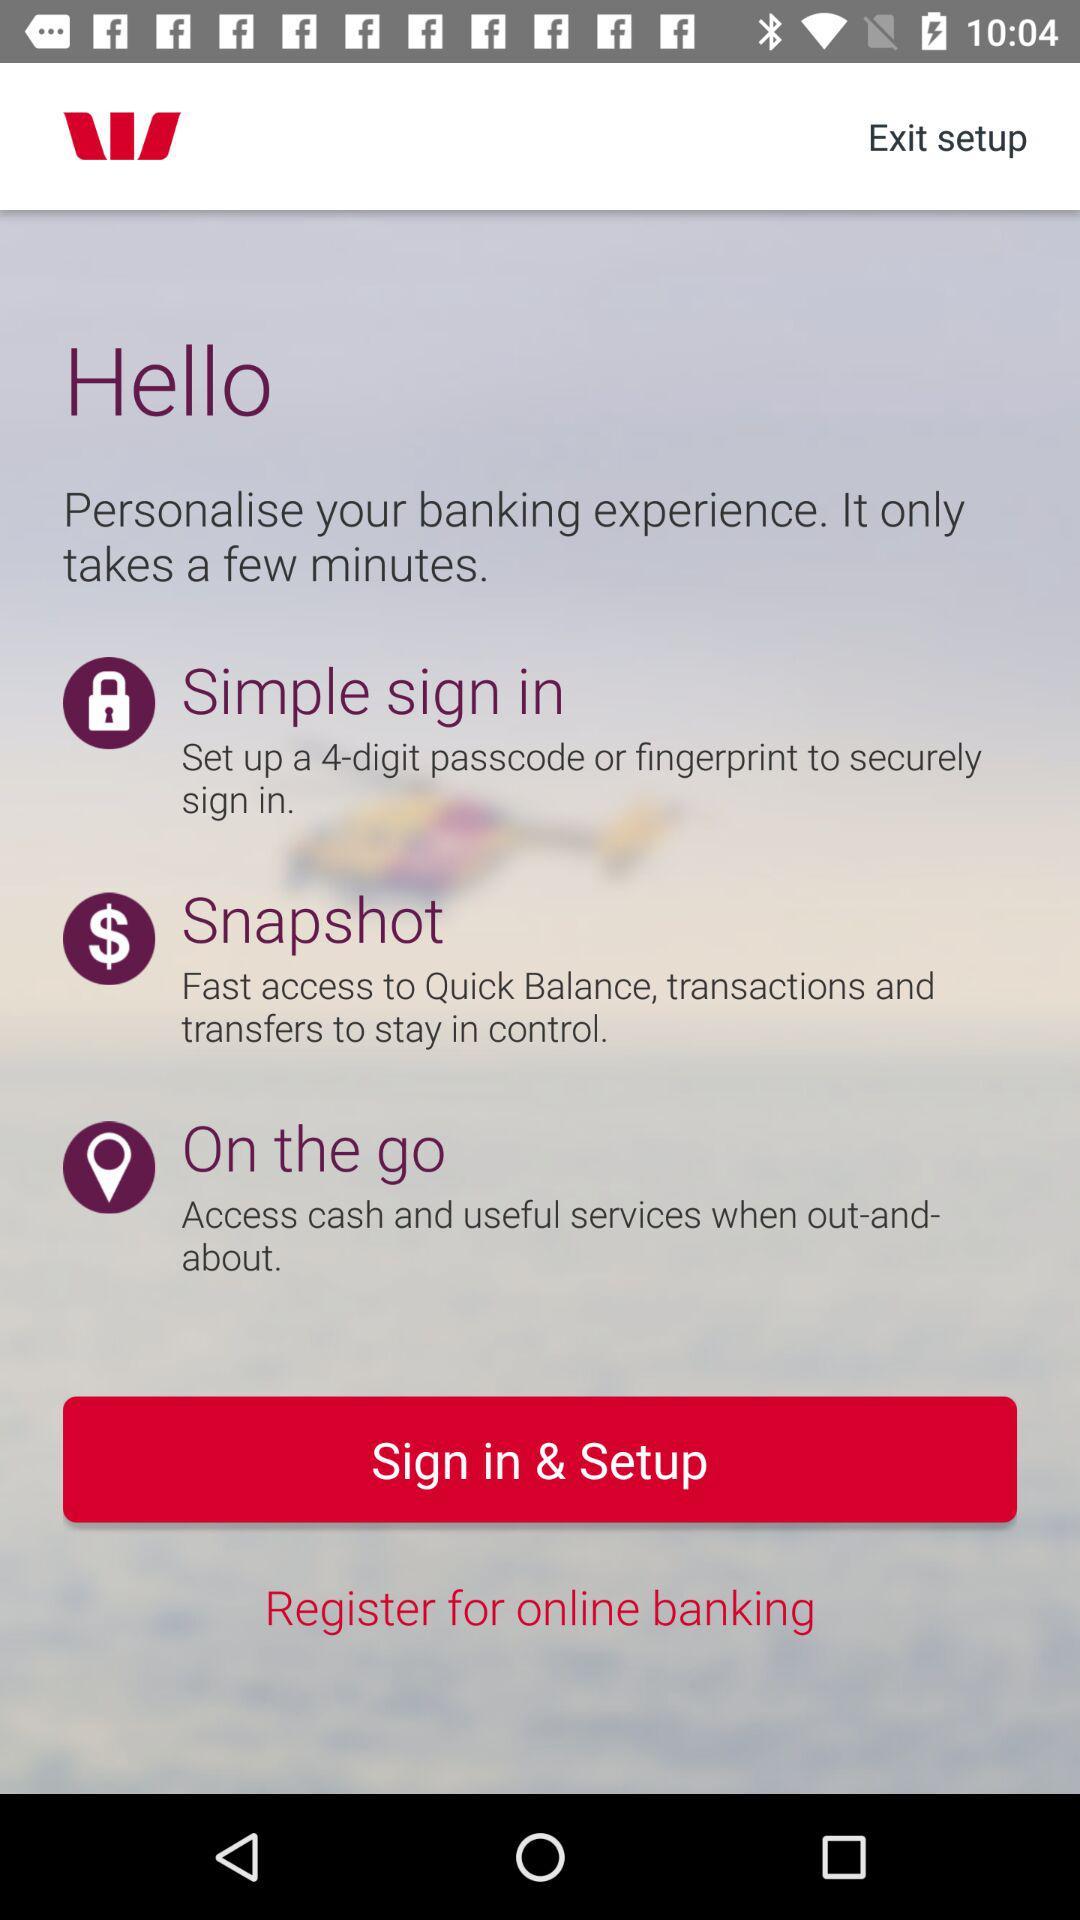  I want to click on icon before snapshot text, so click(108, 938).